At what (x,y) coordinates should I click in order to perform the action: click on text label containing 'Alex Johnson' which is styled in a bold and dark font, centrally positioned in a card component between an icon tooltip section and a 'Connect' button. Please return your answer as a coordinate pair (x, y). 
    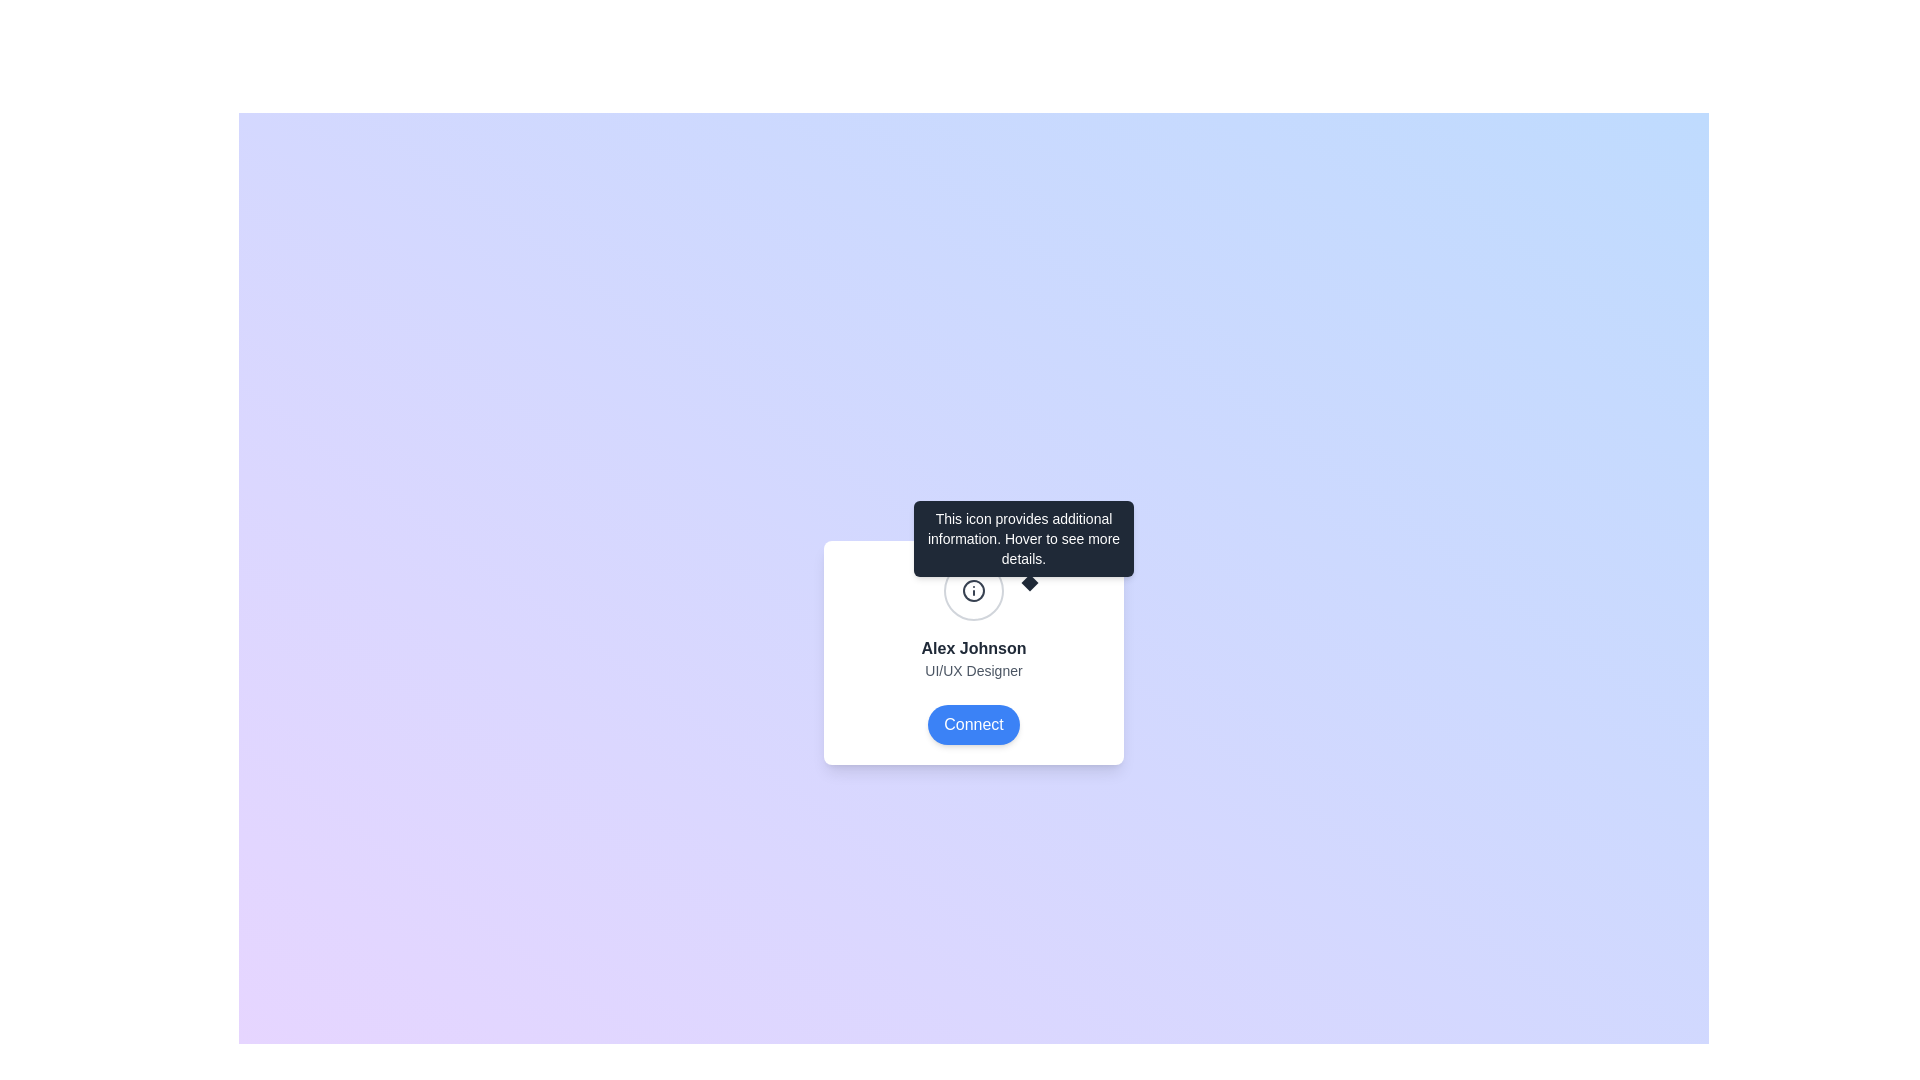
    Looking at the image, I should click on (974, 648).